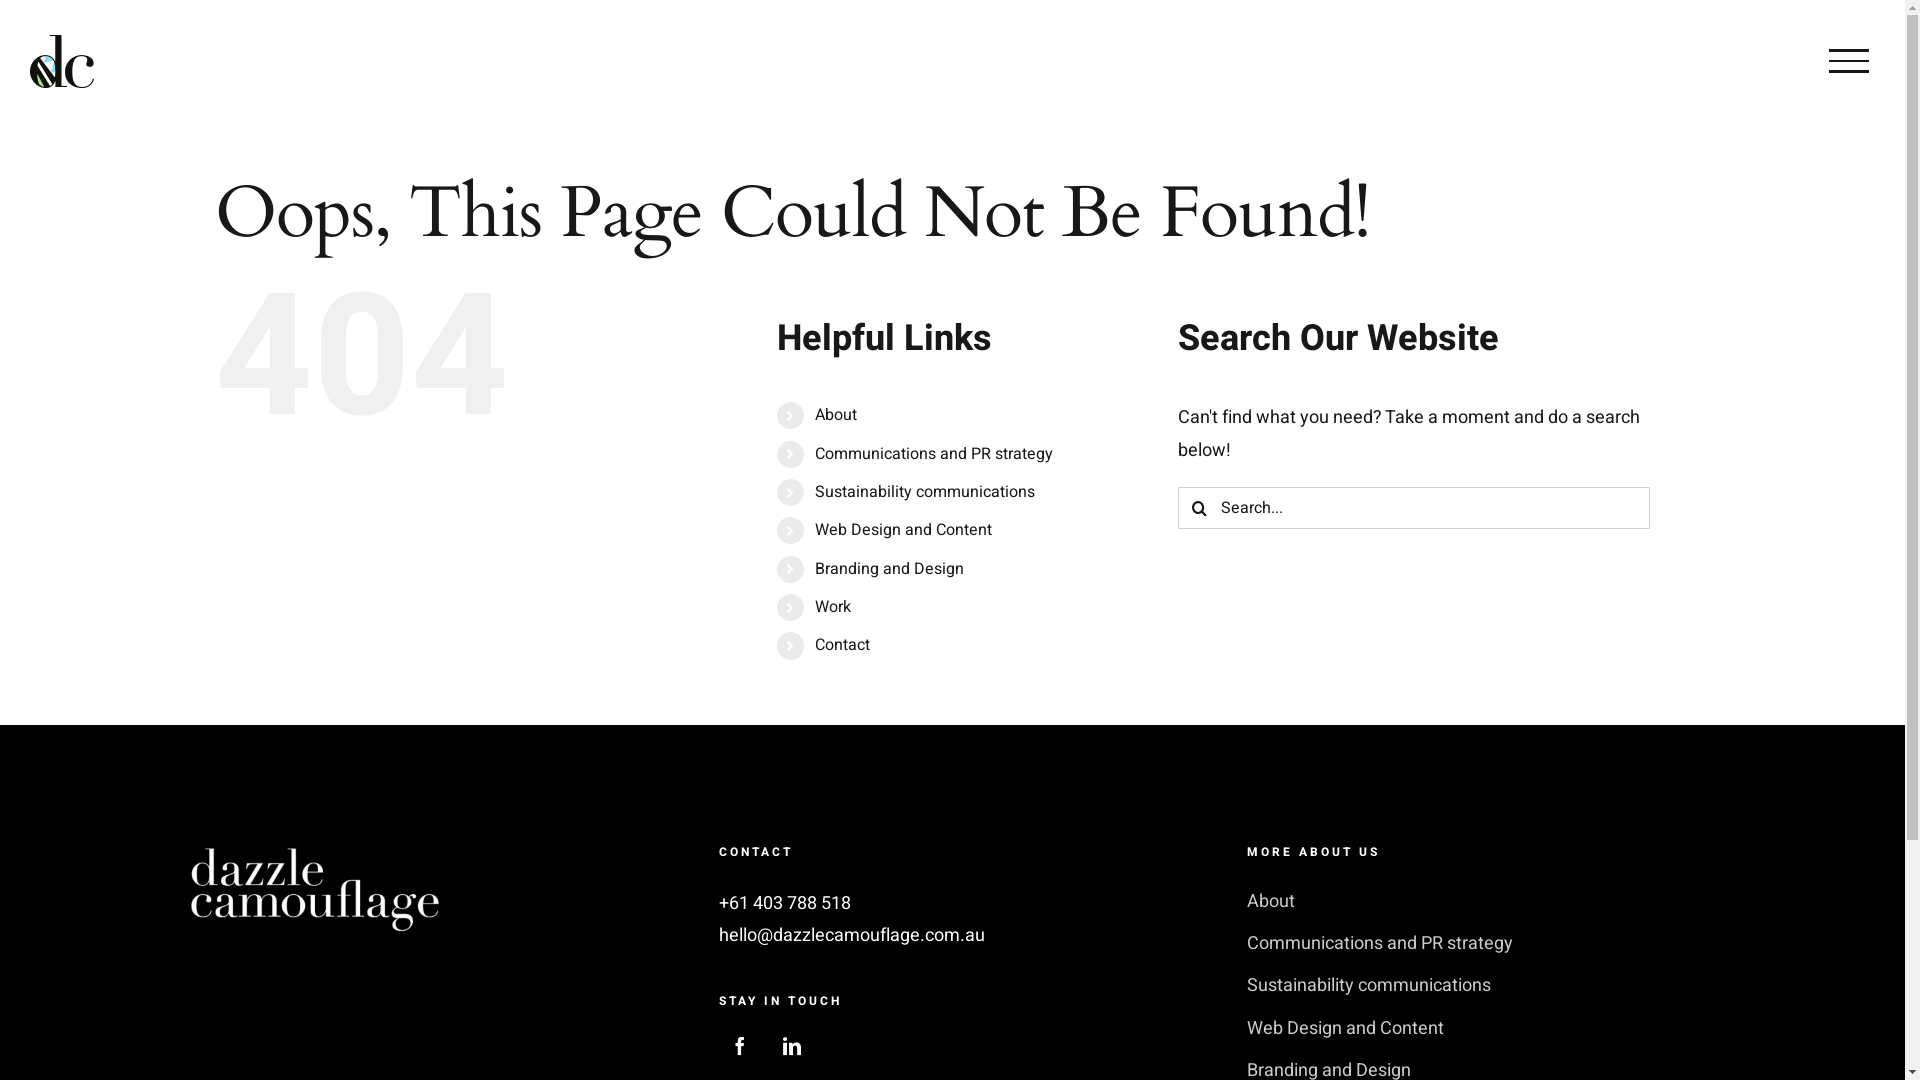  I want to click on 'Communications and PR strategy', so click(1480, 944).